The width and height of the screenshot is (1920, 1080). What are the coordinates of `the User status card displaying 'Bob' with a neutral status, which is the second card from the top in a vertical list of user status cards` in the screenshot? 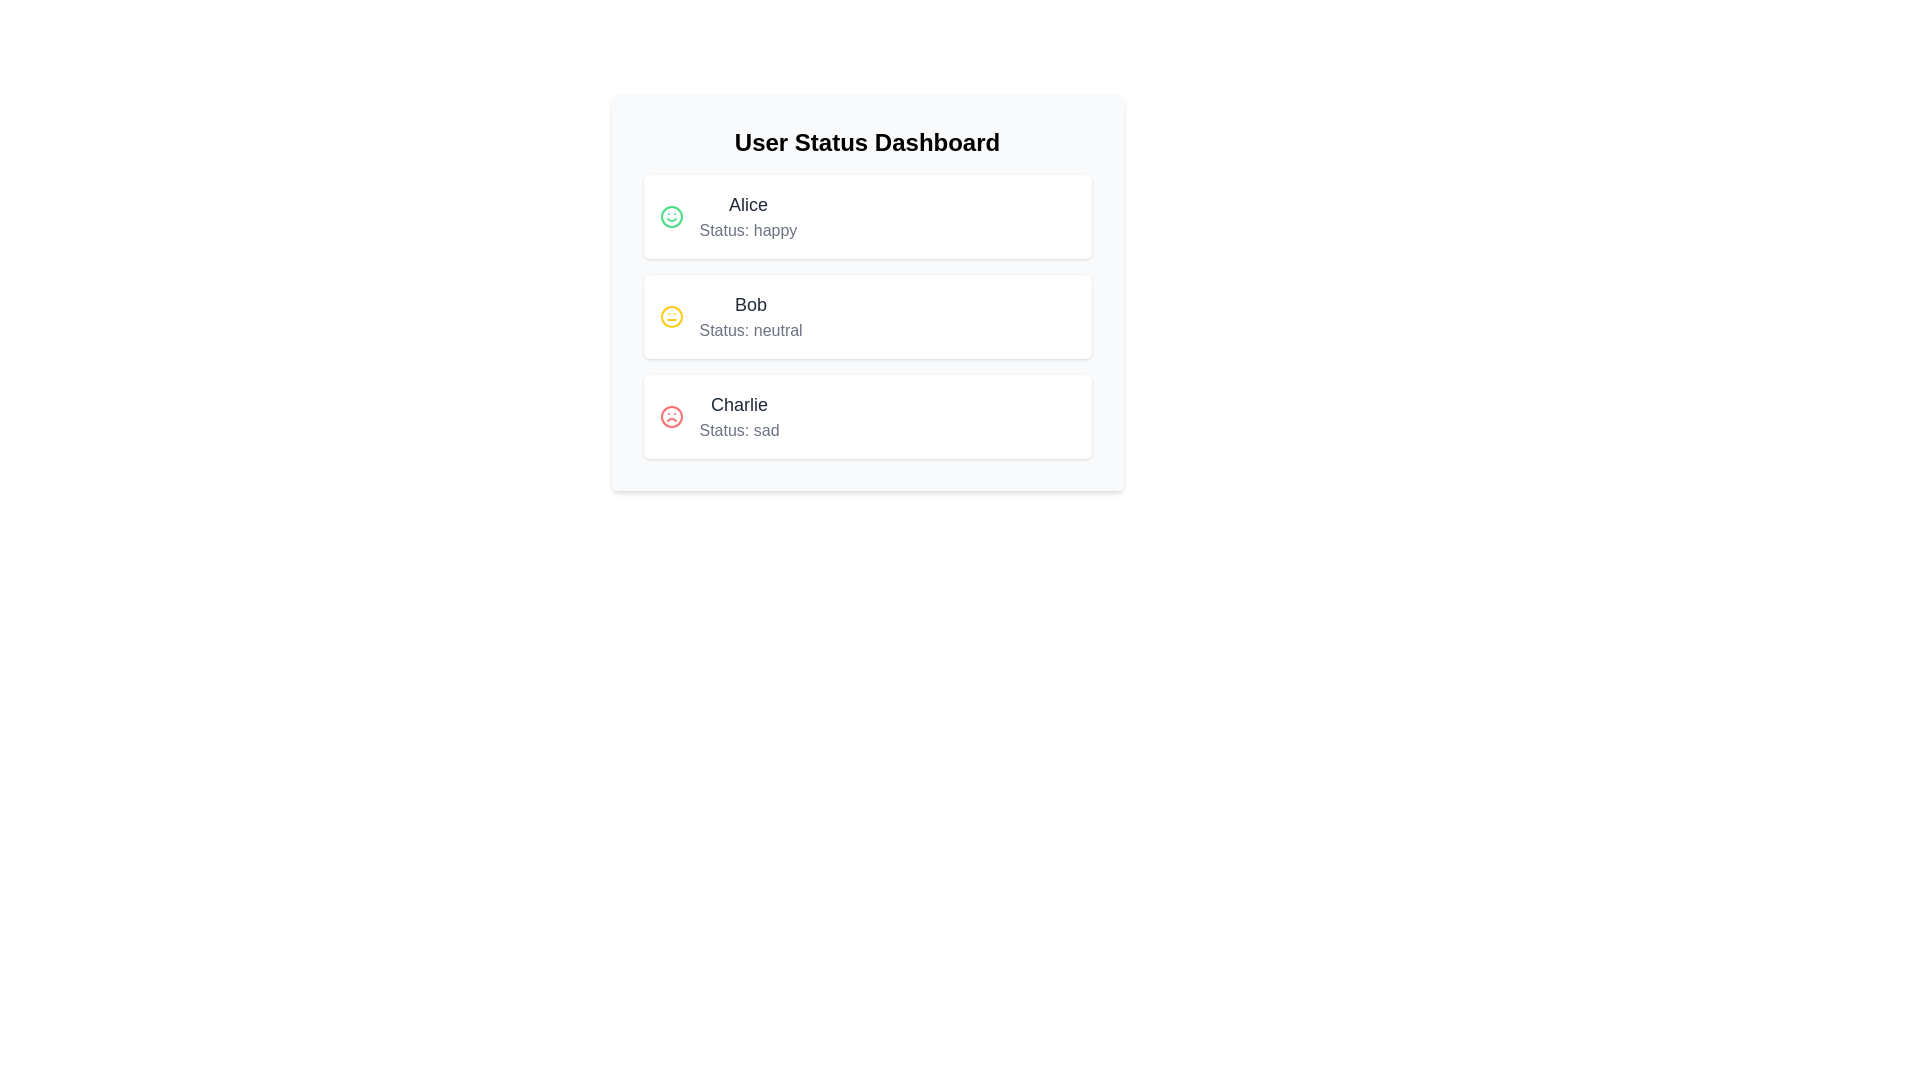 It's located at (867, 315).